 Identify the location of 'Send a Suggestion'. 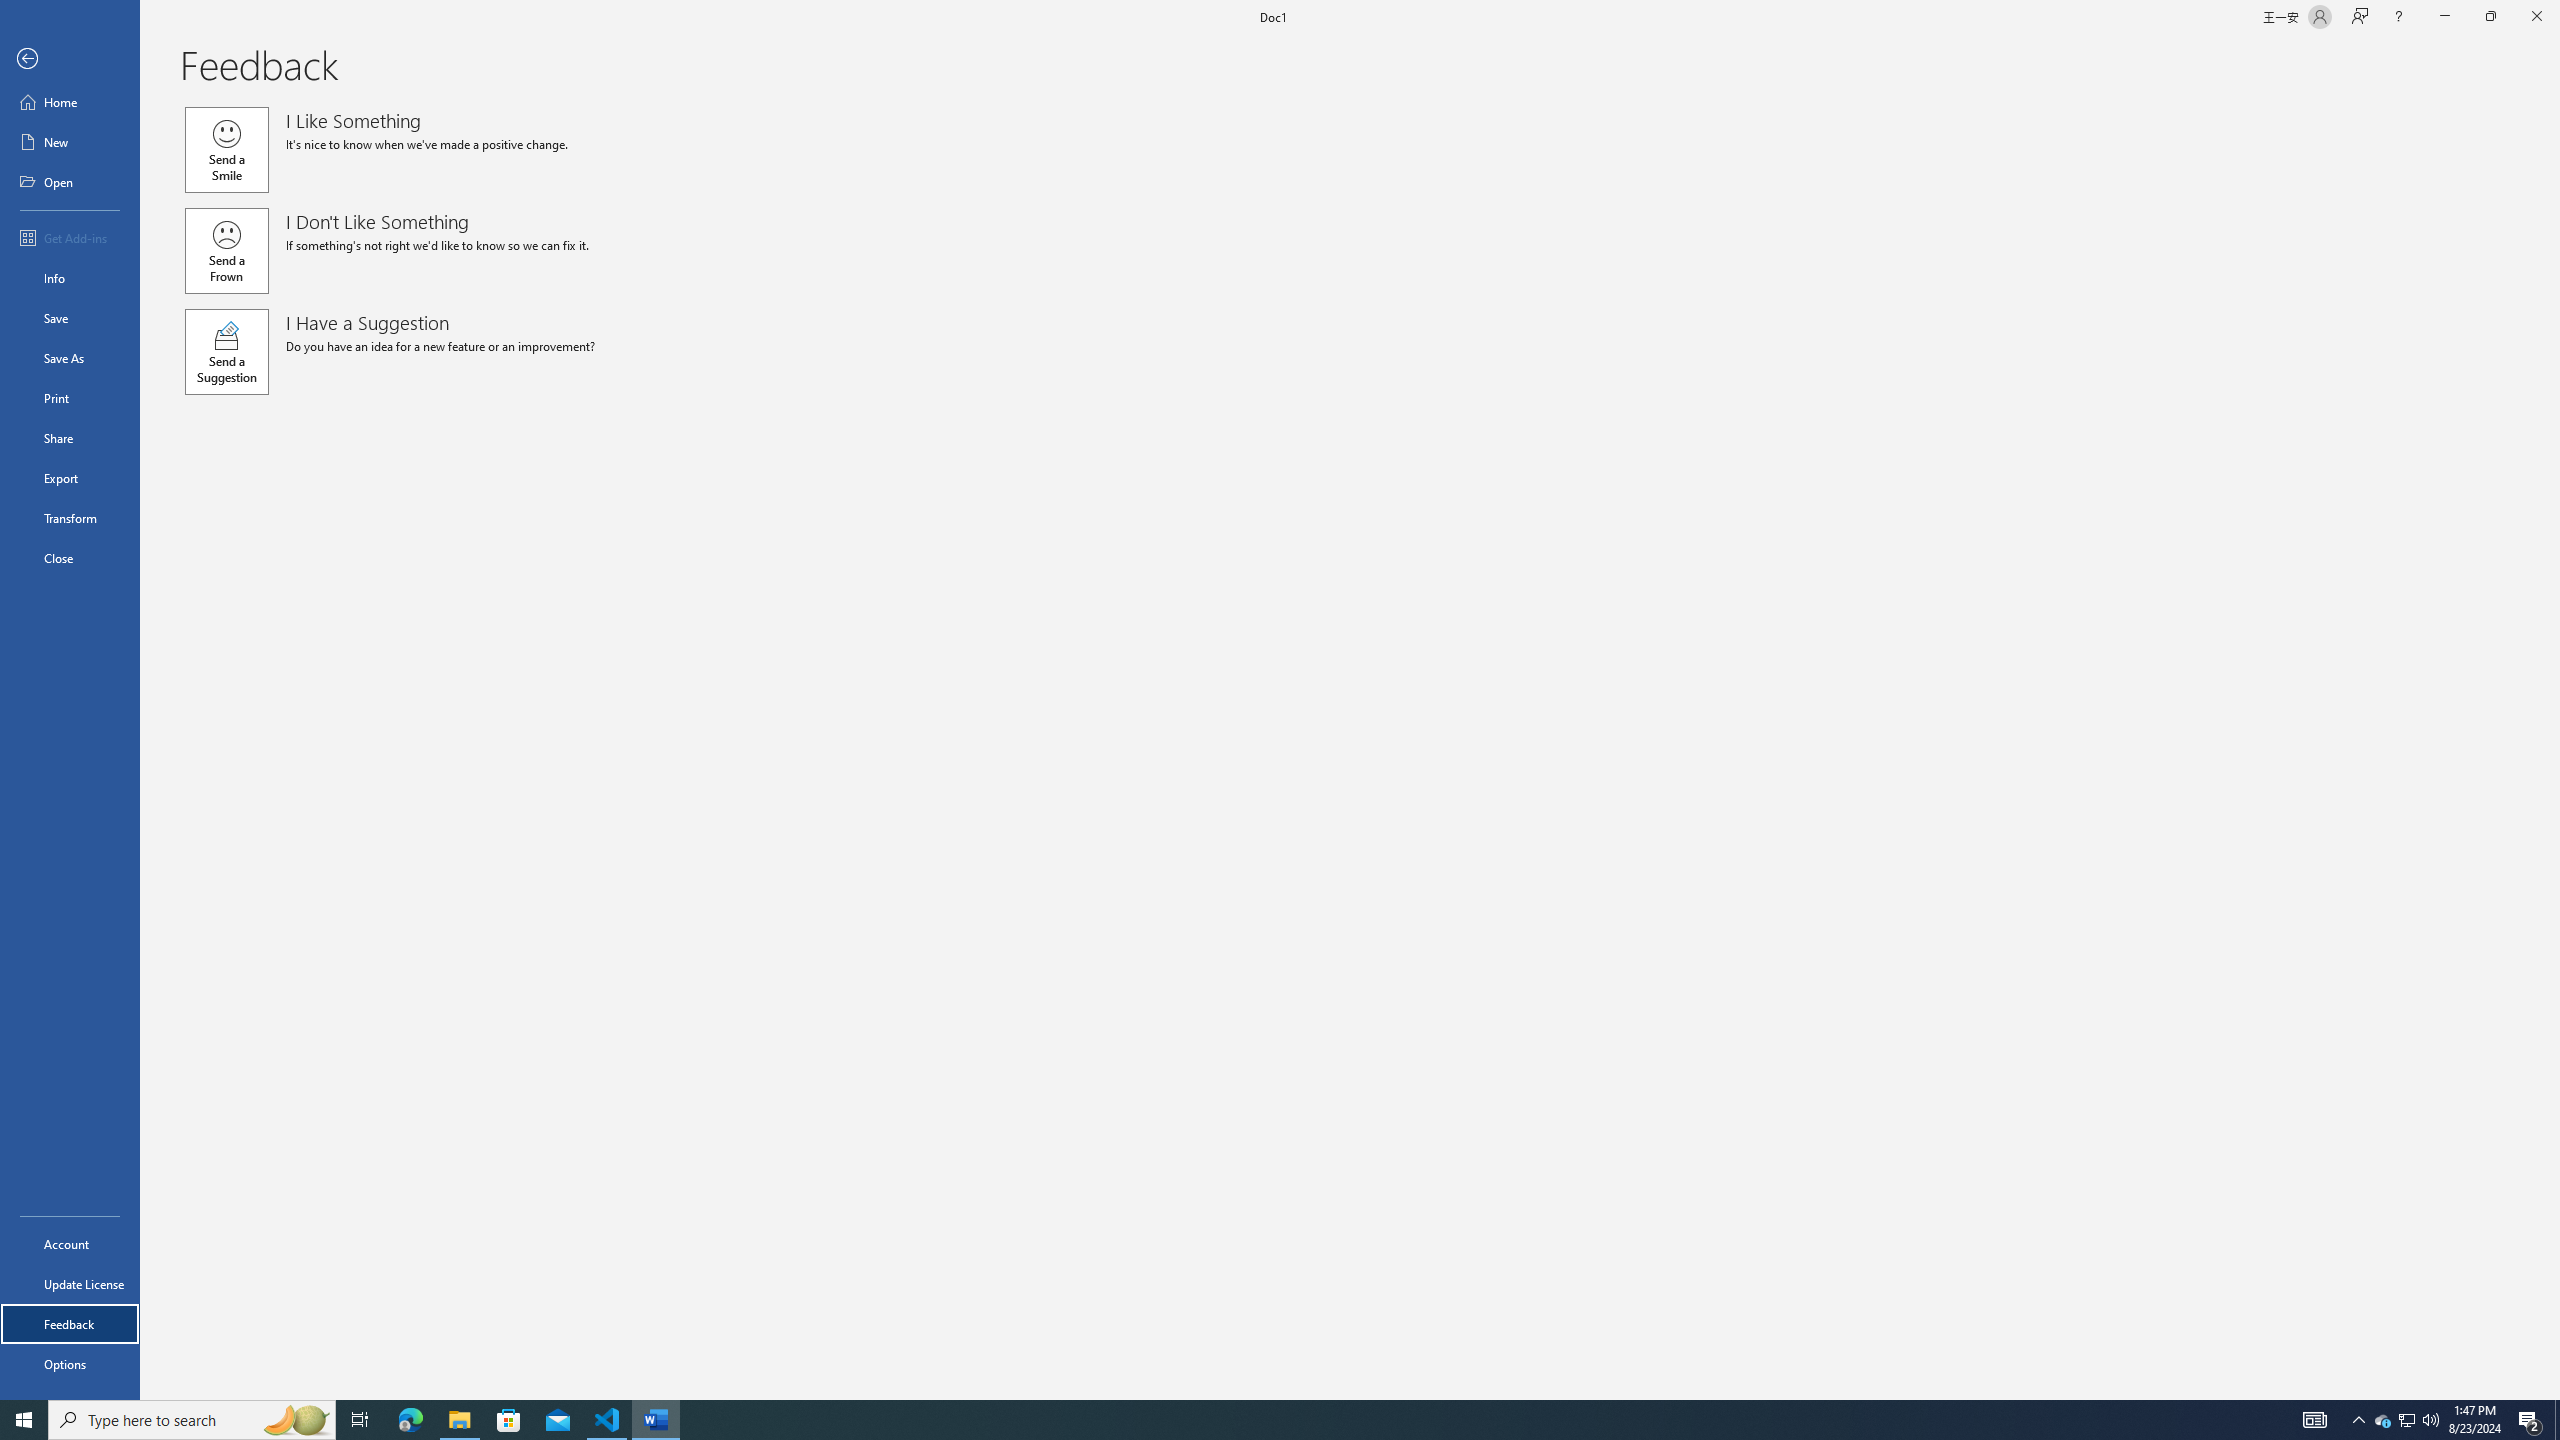
(225, 352).